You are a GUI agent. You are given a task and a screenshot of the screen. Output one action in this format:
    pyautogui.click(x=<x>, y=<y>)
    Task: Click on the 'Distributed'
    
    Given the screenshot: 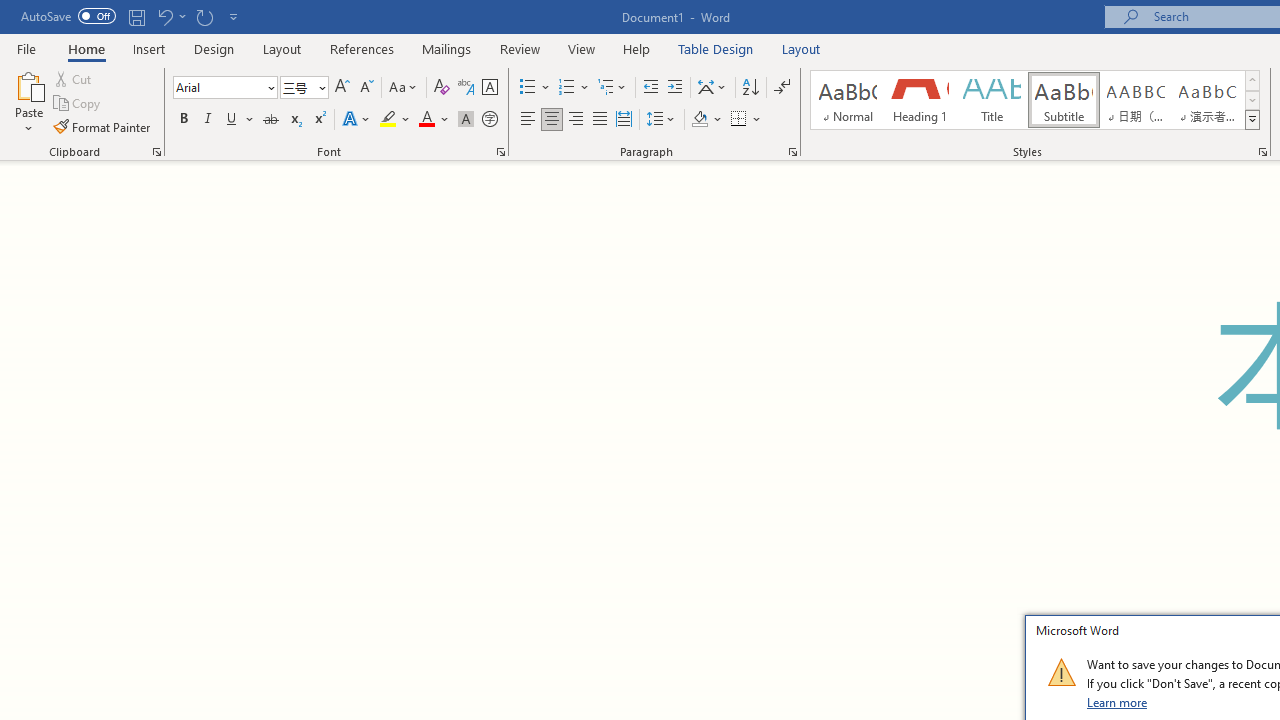 What is the action you would take?
    pyautogui.click(x=623, y=119)
    